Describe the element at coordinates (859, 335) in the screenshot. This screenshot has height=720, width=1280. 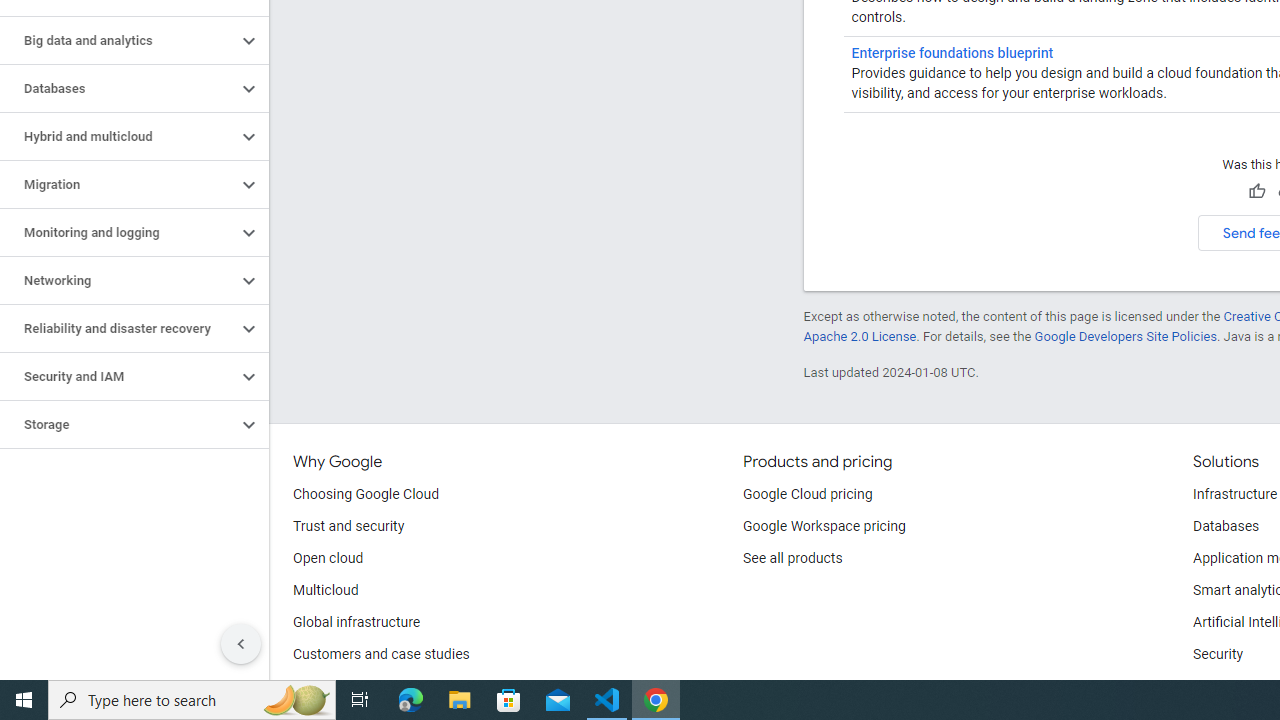
I see `'Apache 2.0 License'` at that location.